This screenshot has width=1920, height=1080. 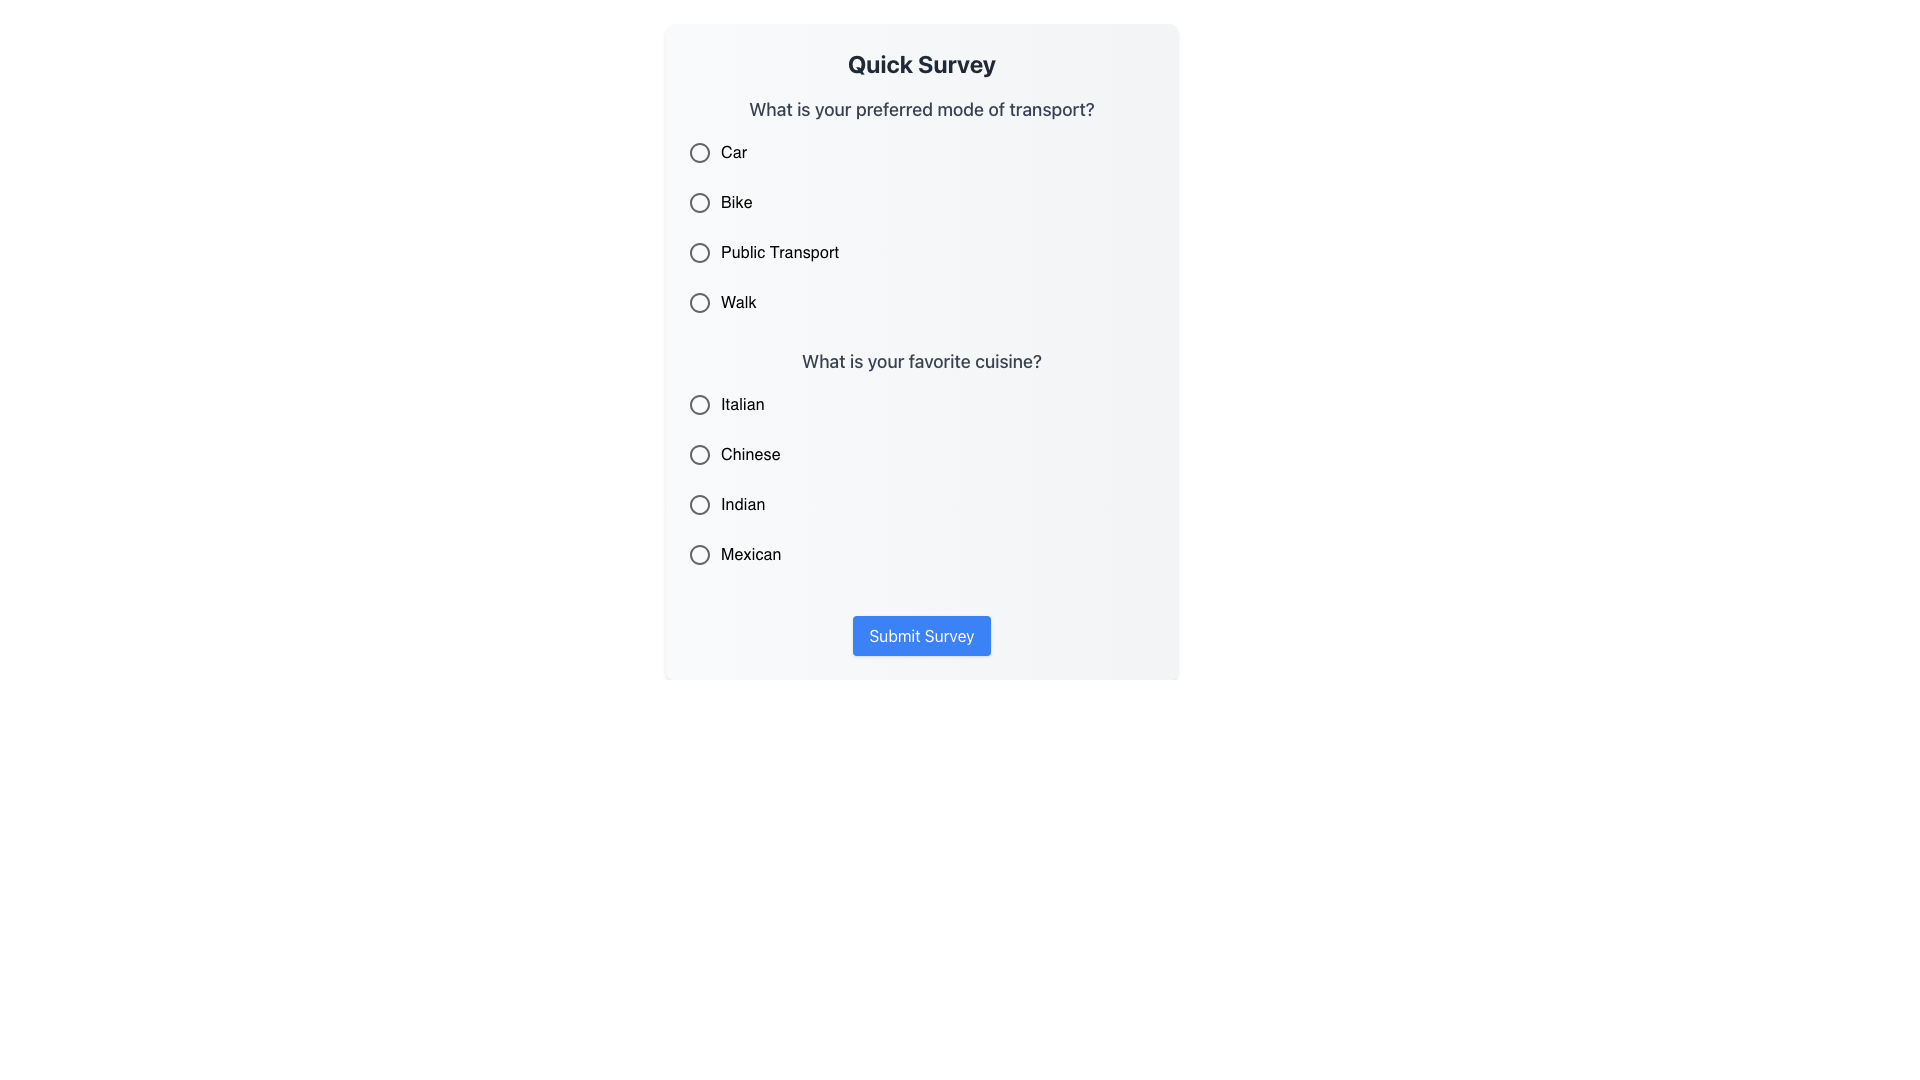 What do you see at coordinates (700, 405) in the screenshot?
I see `the selected radio button for 'Italian' under the question 'What is your favorite cuisine.'` at bounding box center [700, 405].